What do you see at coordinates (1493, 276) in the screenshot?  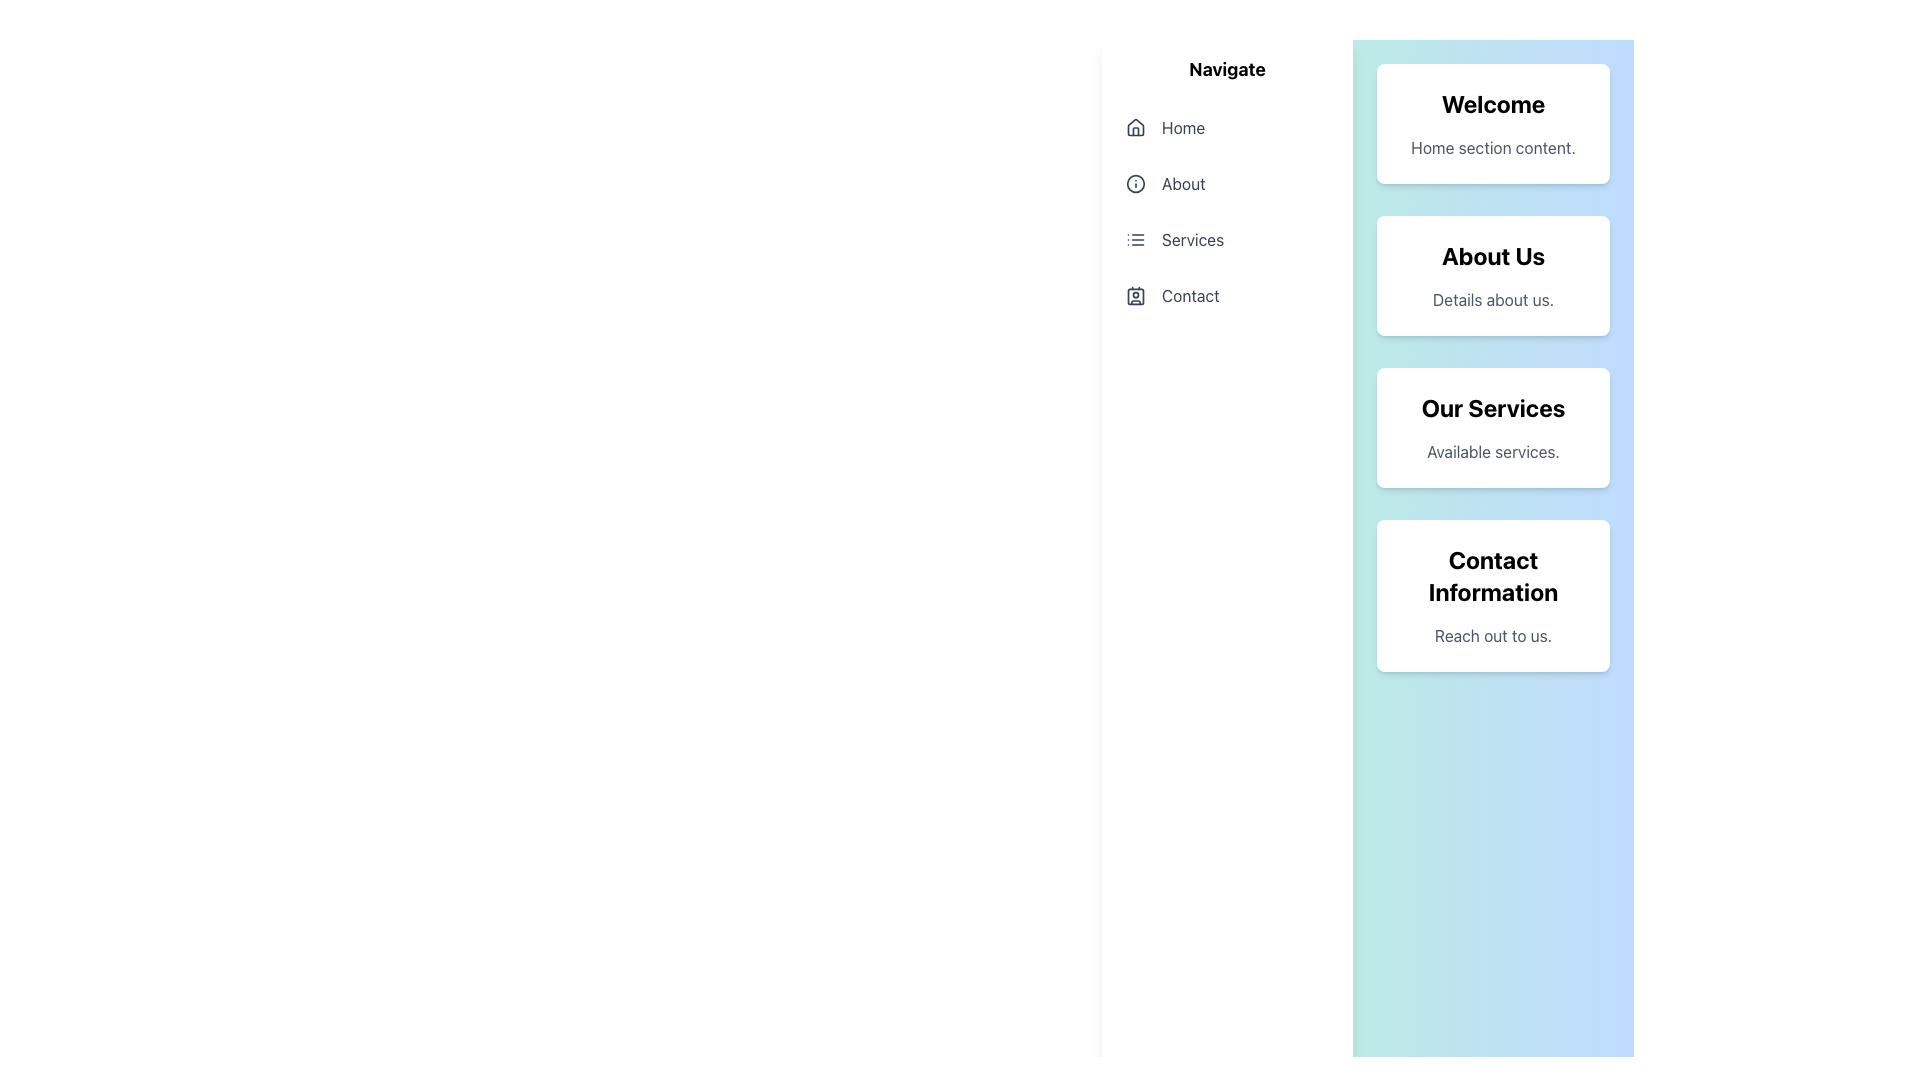 I see `the Informational card containing the 'About Us' text, which is the second card in a vertically stacked list of similar cards` at bounding box center [1493, 276].